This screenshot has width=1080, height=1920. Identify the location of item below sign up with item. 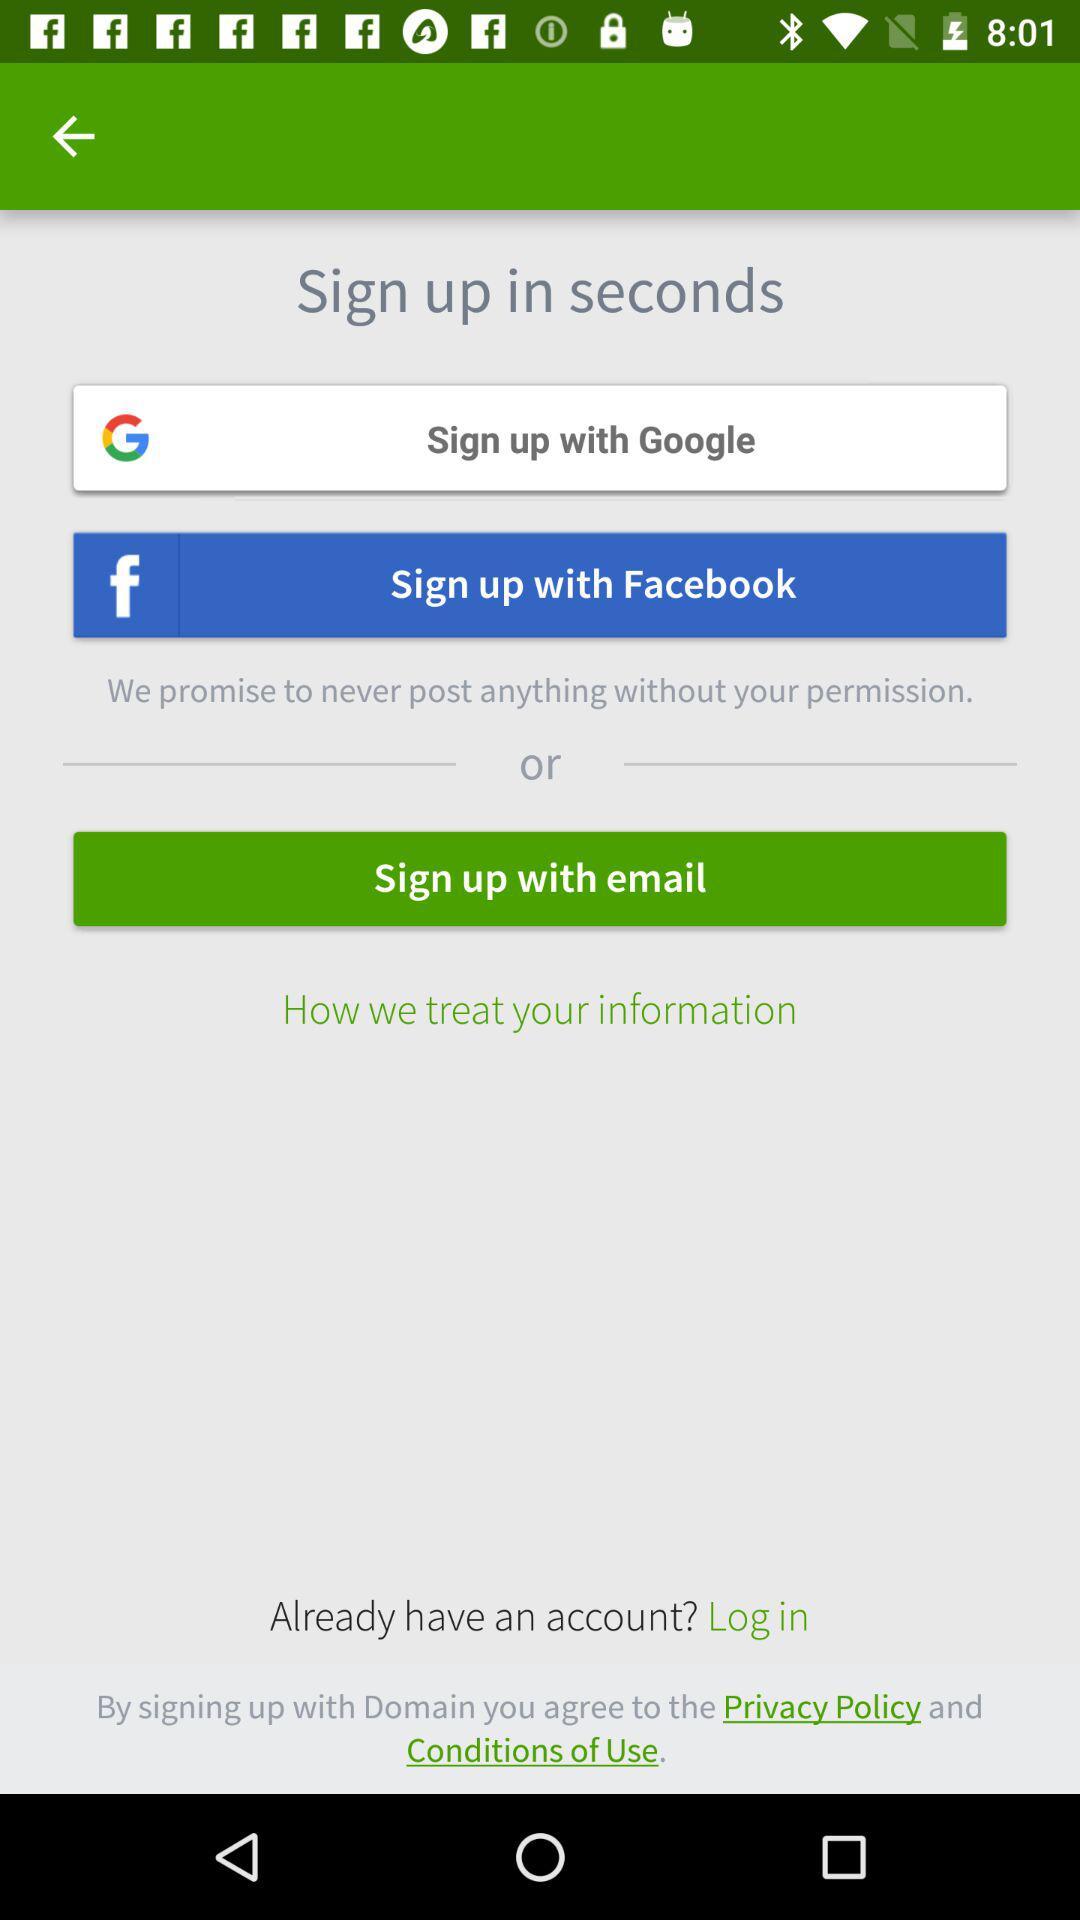
(540, 989).